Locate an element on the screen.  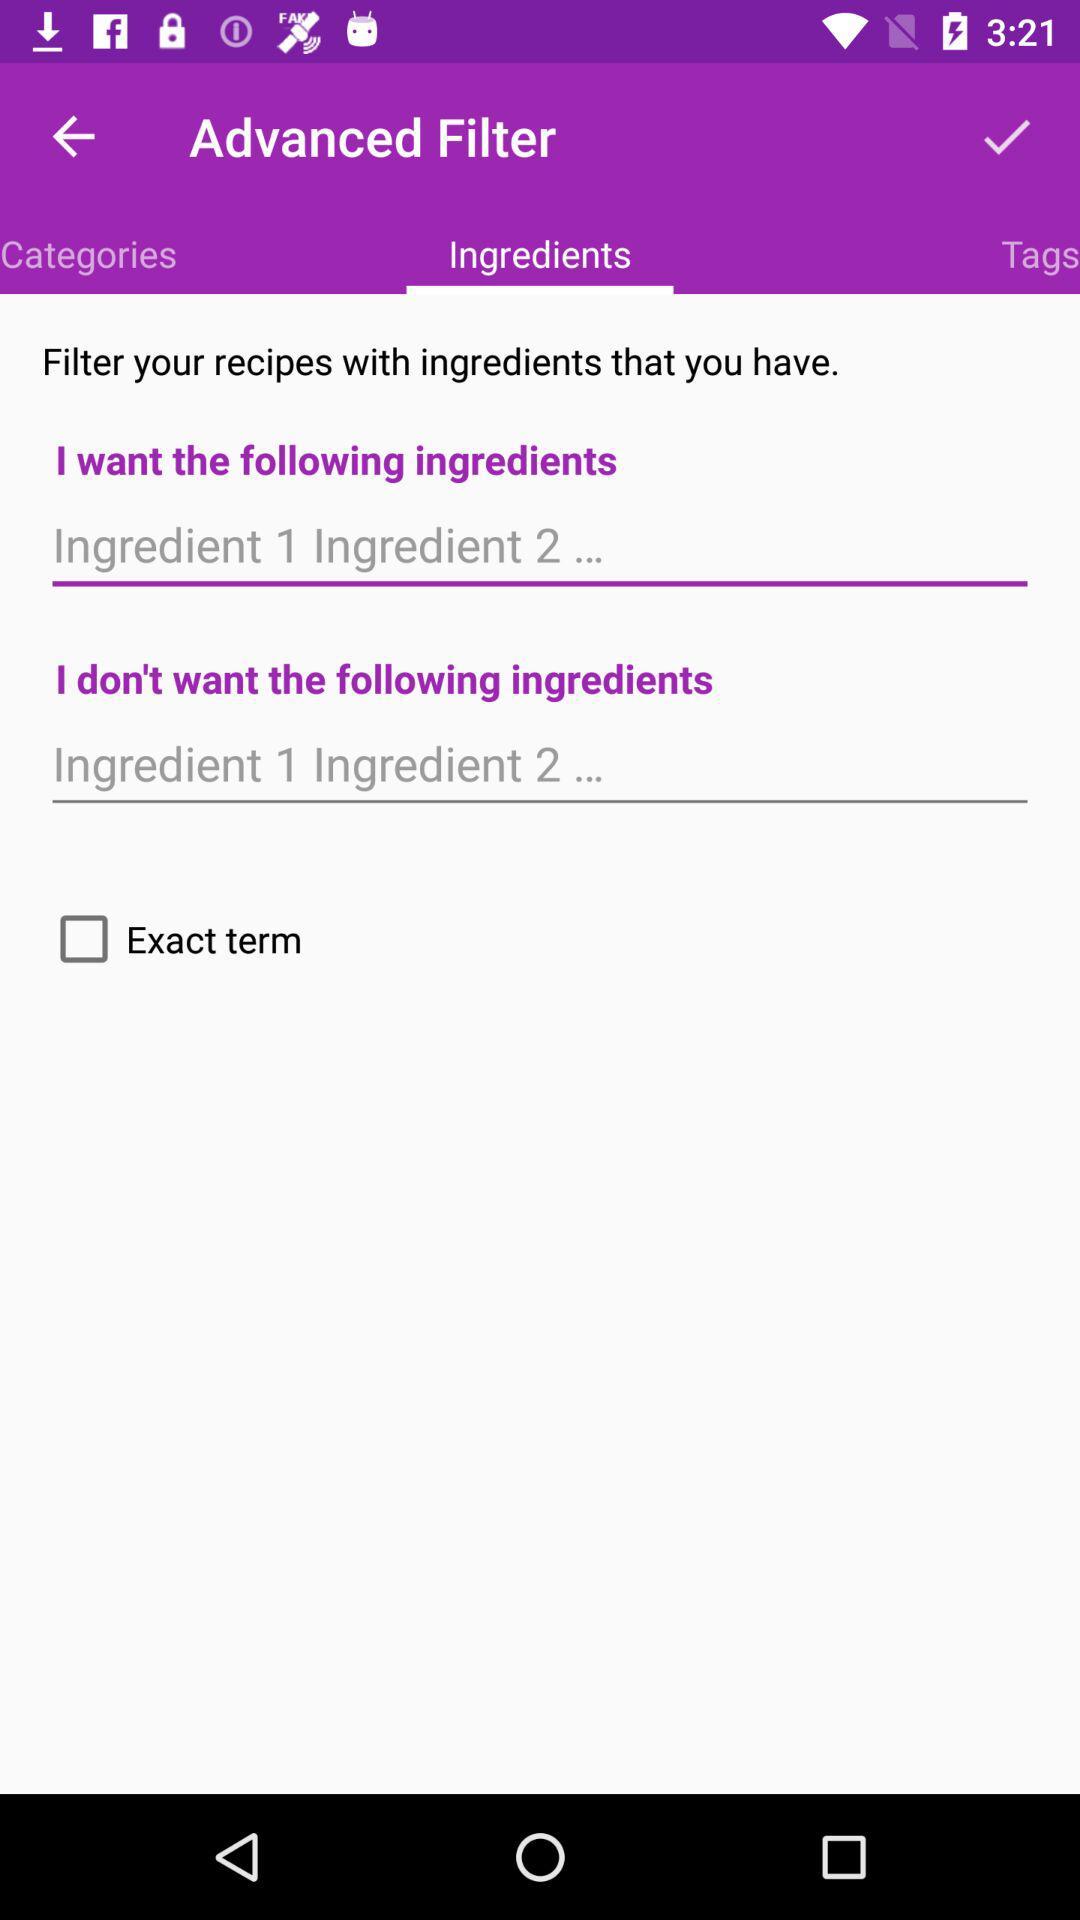
the item to the right of the ingredients is located at coordinates (1039, 252).